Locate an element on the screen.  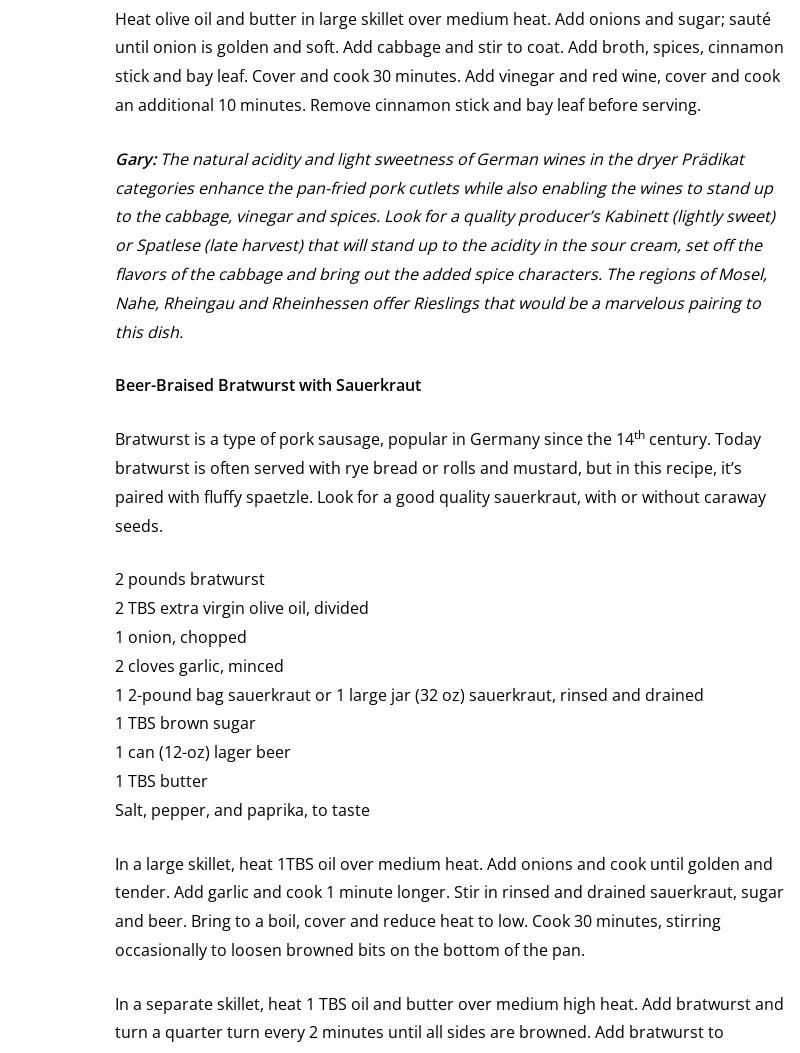
'century. Today bratwurst is often served with rye bread or rolls and mustard, but in this recipe, it’s paired with fluffy spaetzle. Look for a good quality sauerkraut, with or without caraway seeds.' is located at coordinates (439, 481).